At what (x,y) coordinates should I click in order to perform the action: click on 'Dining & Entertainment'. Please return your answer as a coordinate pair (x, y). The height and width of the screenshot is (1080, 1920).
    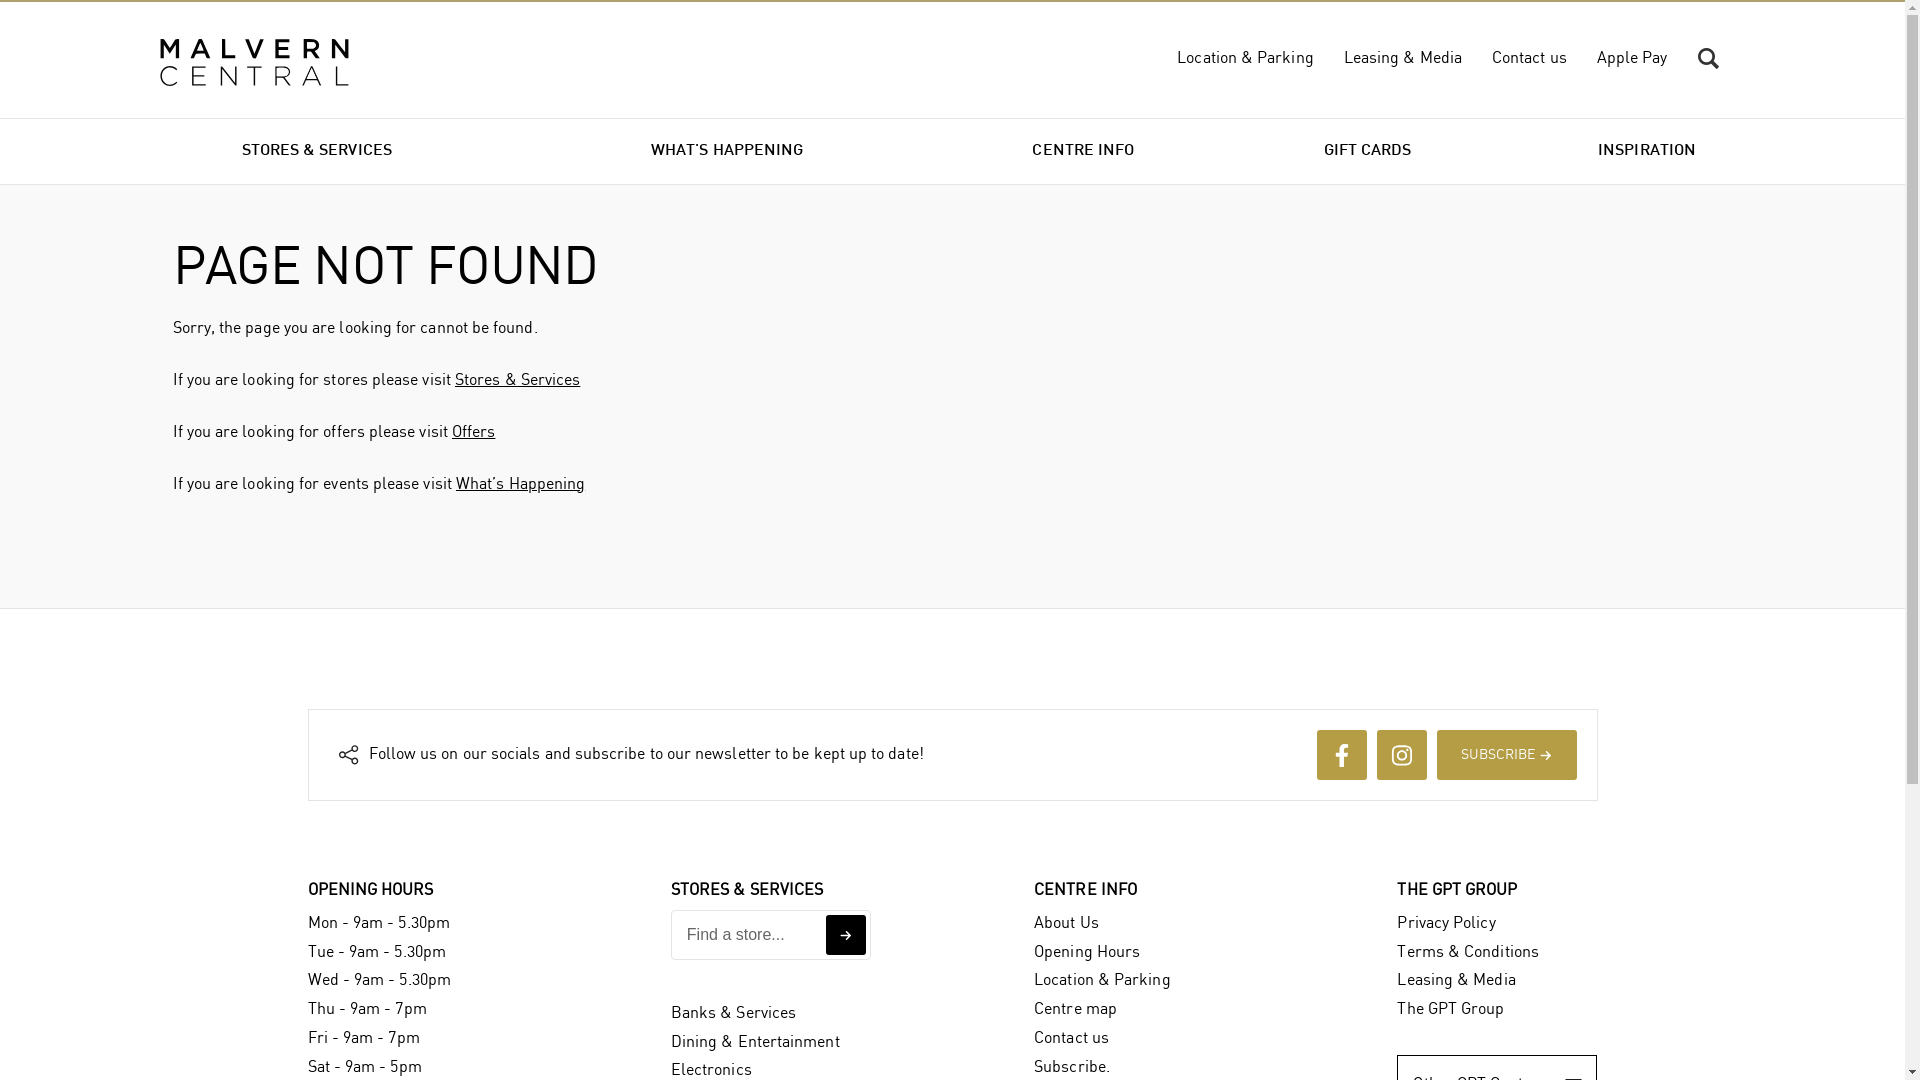
    Looking at the image, I should click on (754, 1041).